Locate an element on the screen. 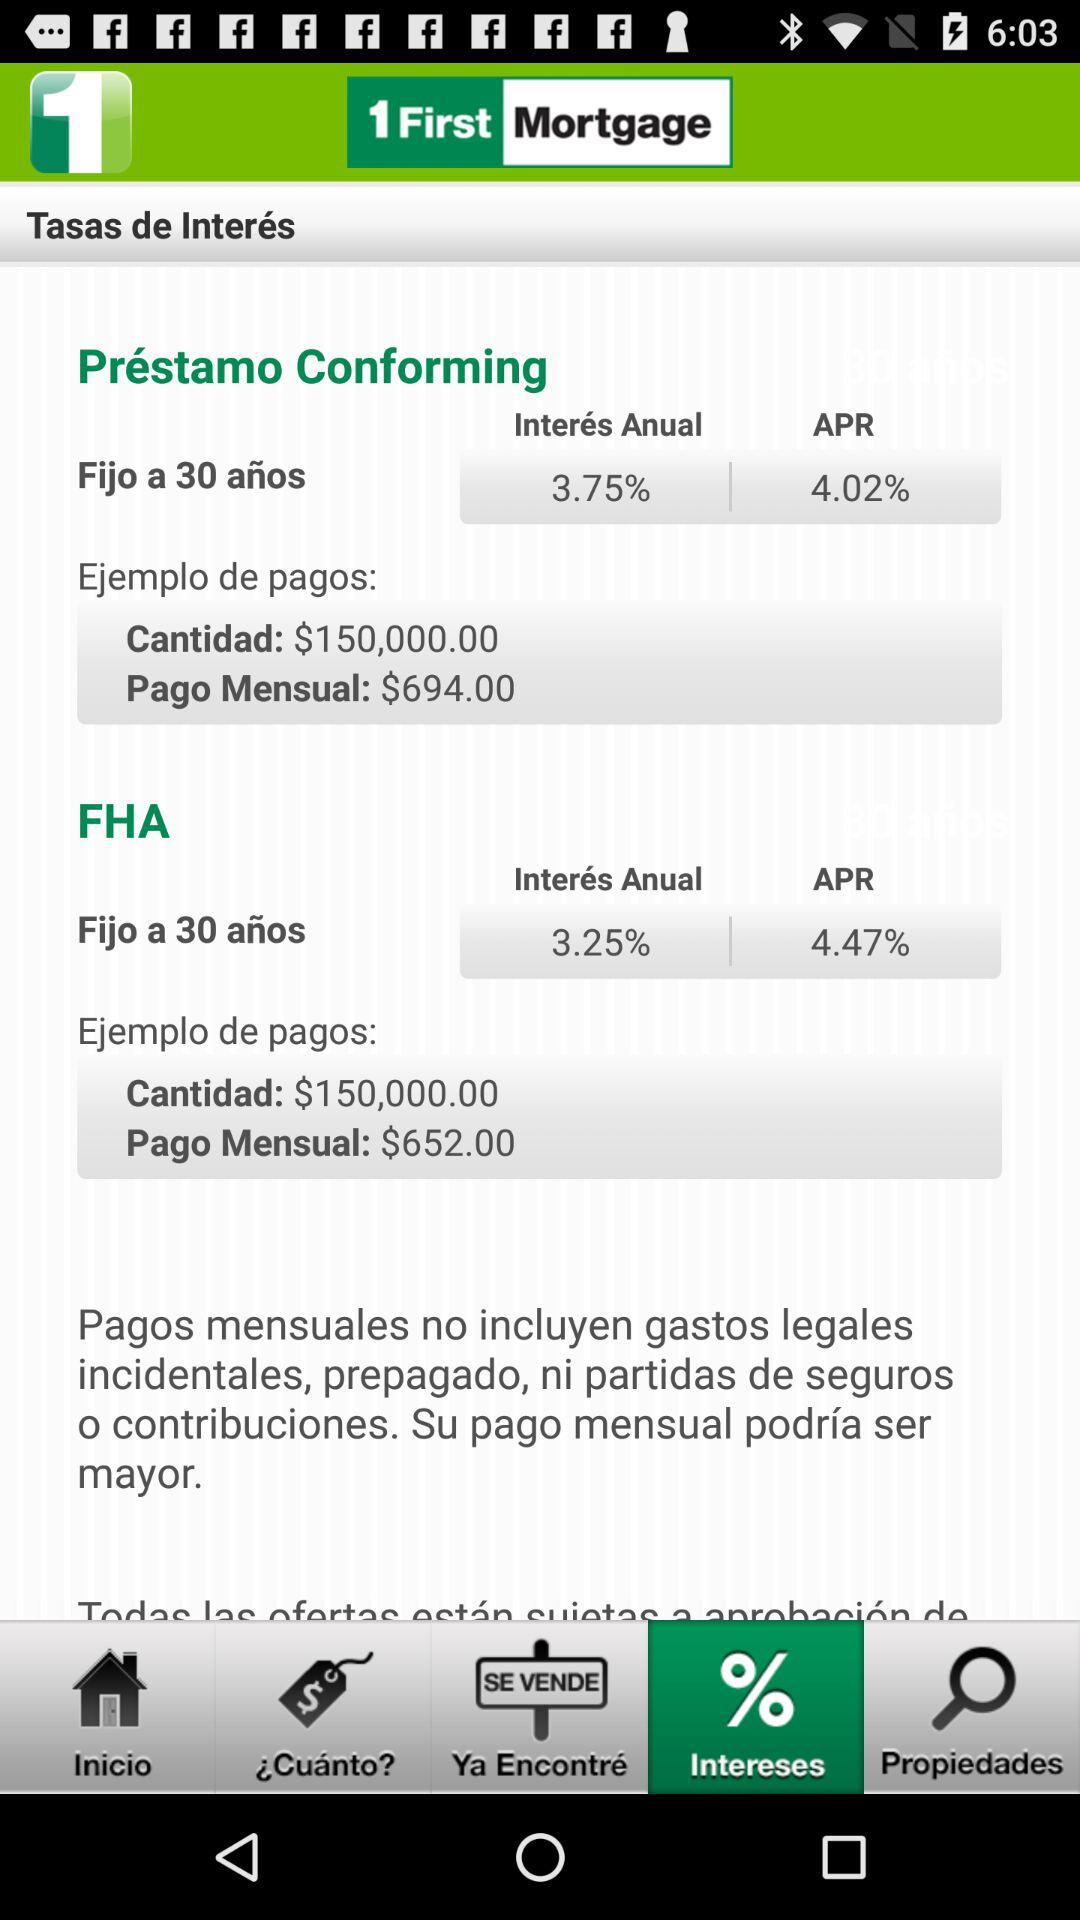 This screenshot has width=1080, height=1920. go home is located at coordinates (108, 1706).